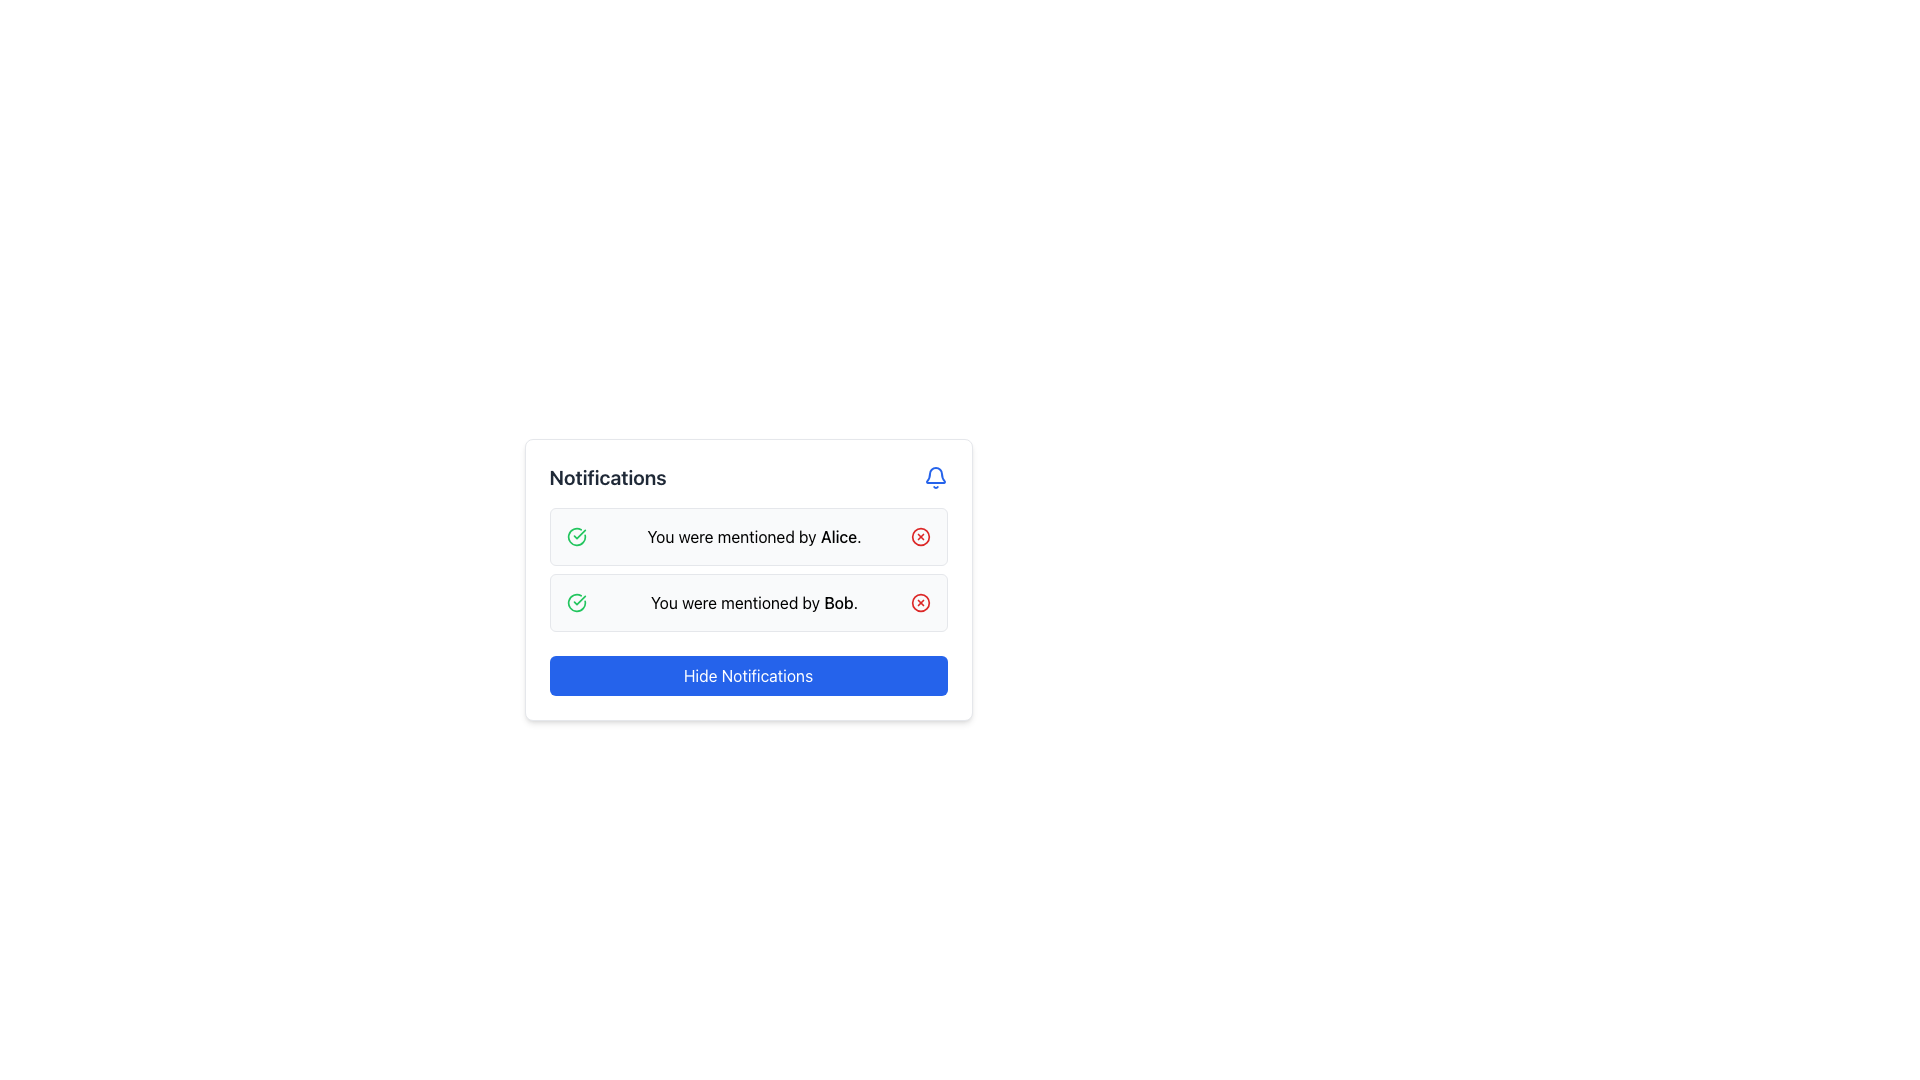  Describe the element at coordinates (607, 478) in the screenshot. I see `text element that serves as a title or heading for the notification panel, located near the top left of the panel` at that location.